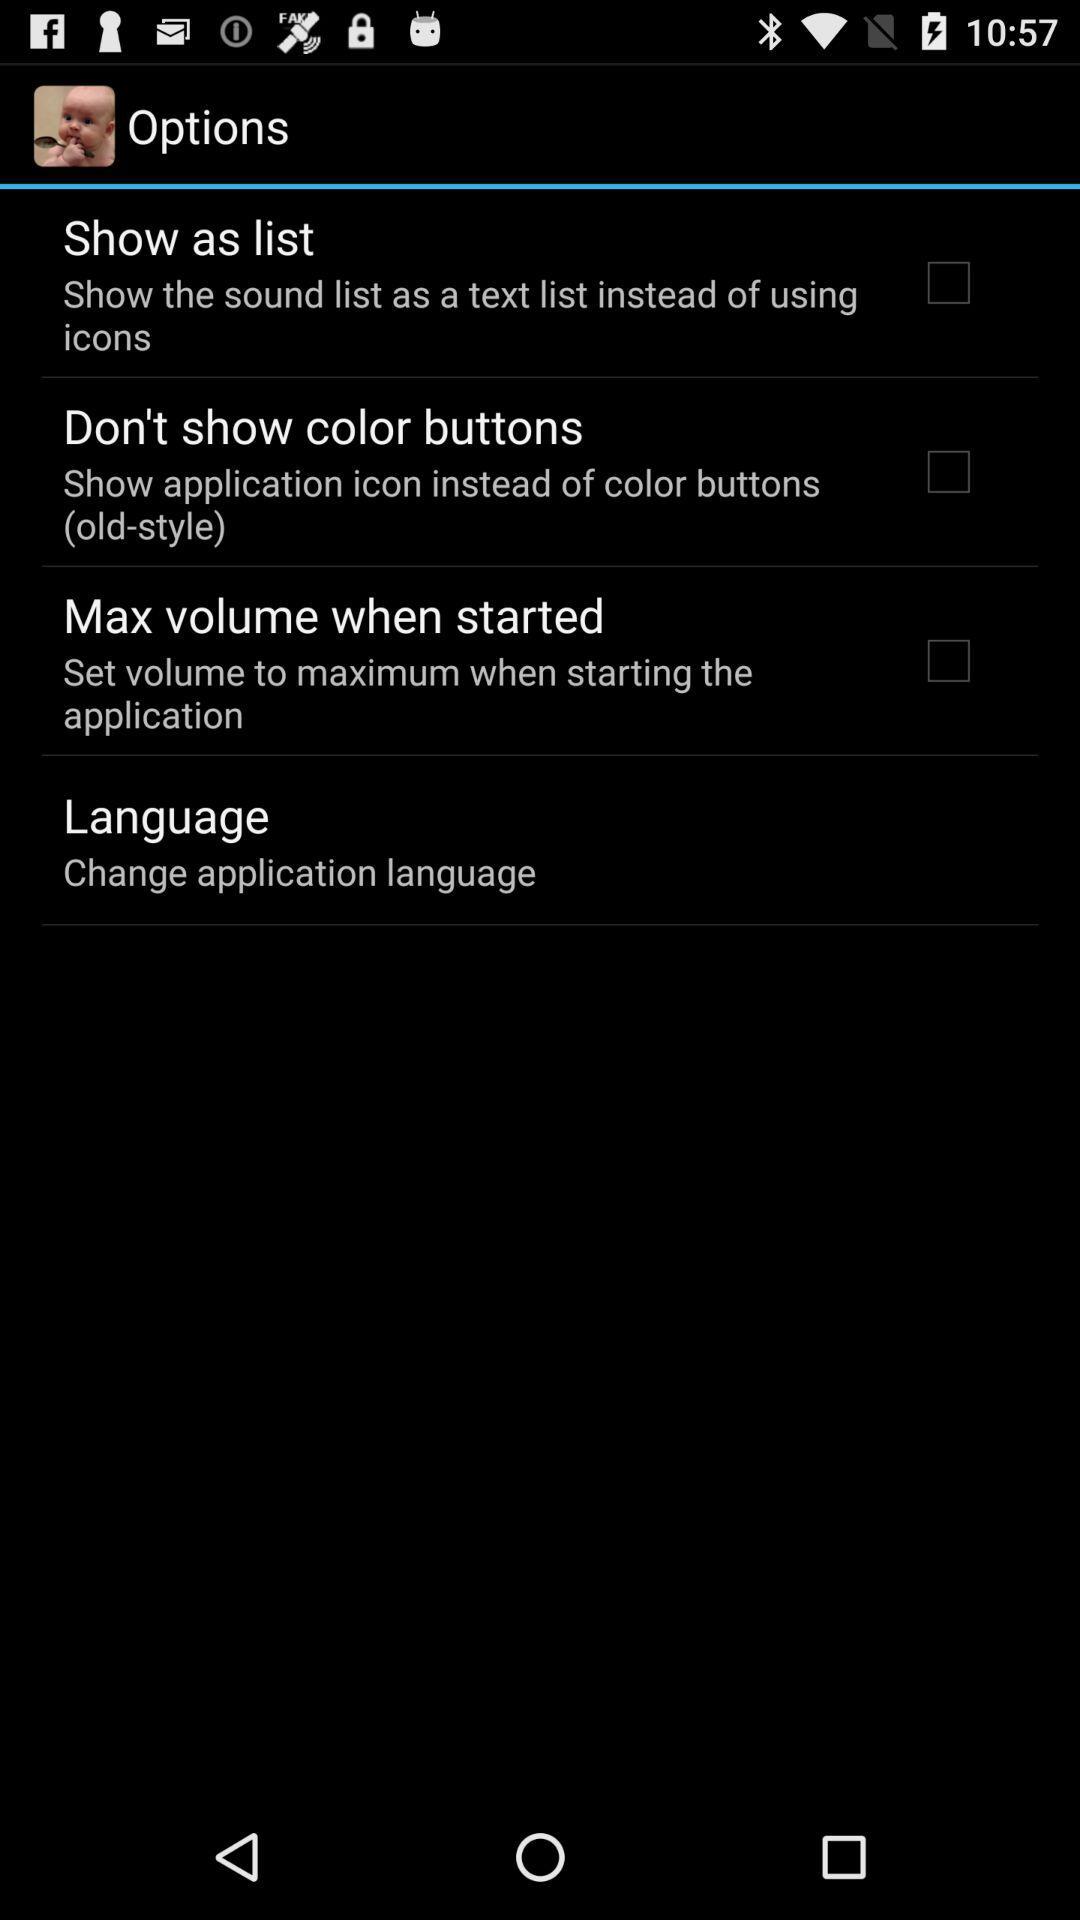 Image resolution: width=1080 pixels, height=1920 pixels. What do you see at coordinates (463, 503) in the screenshot?
I see `the show application icon app` at bounding box center [463, 503].